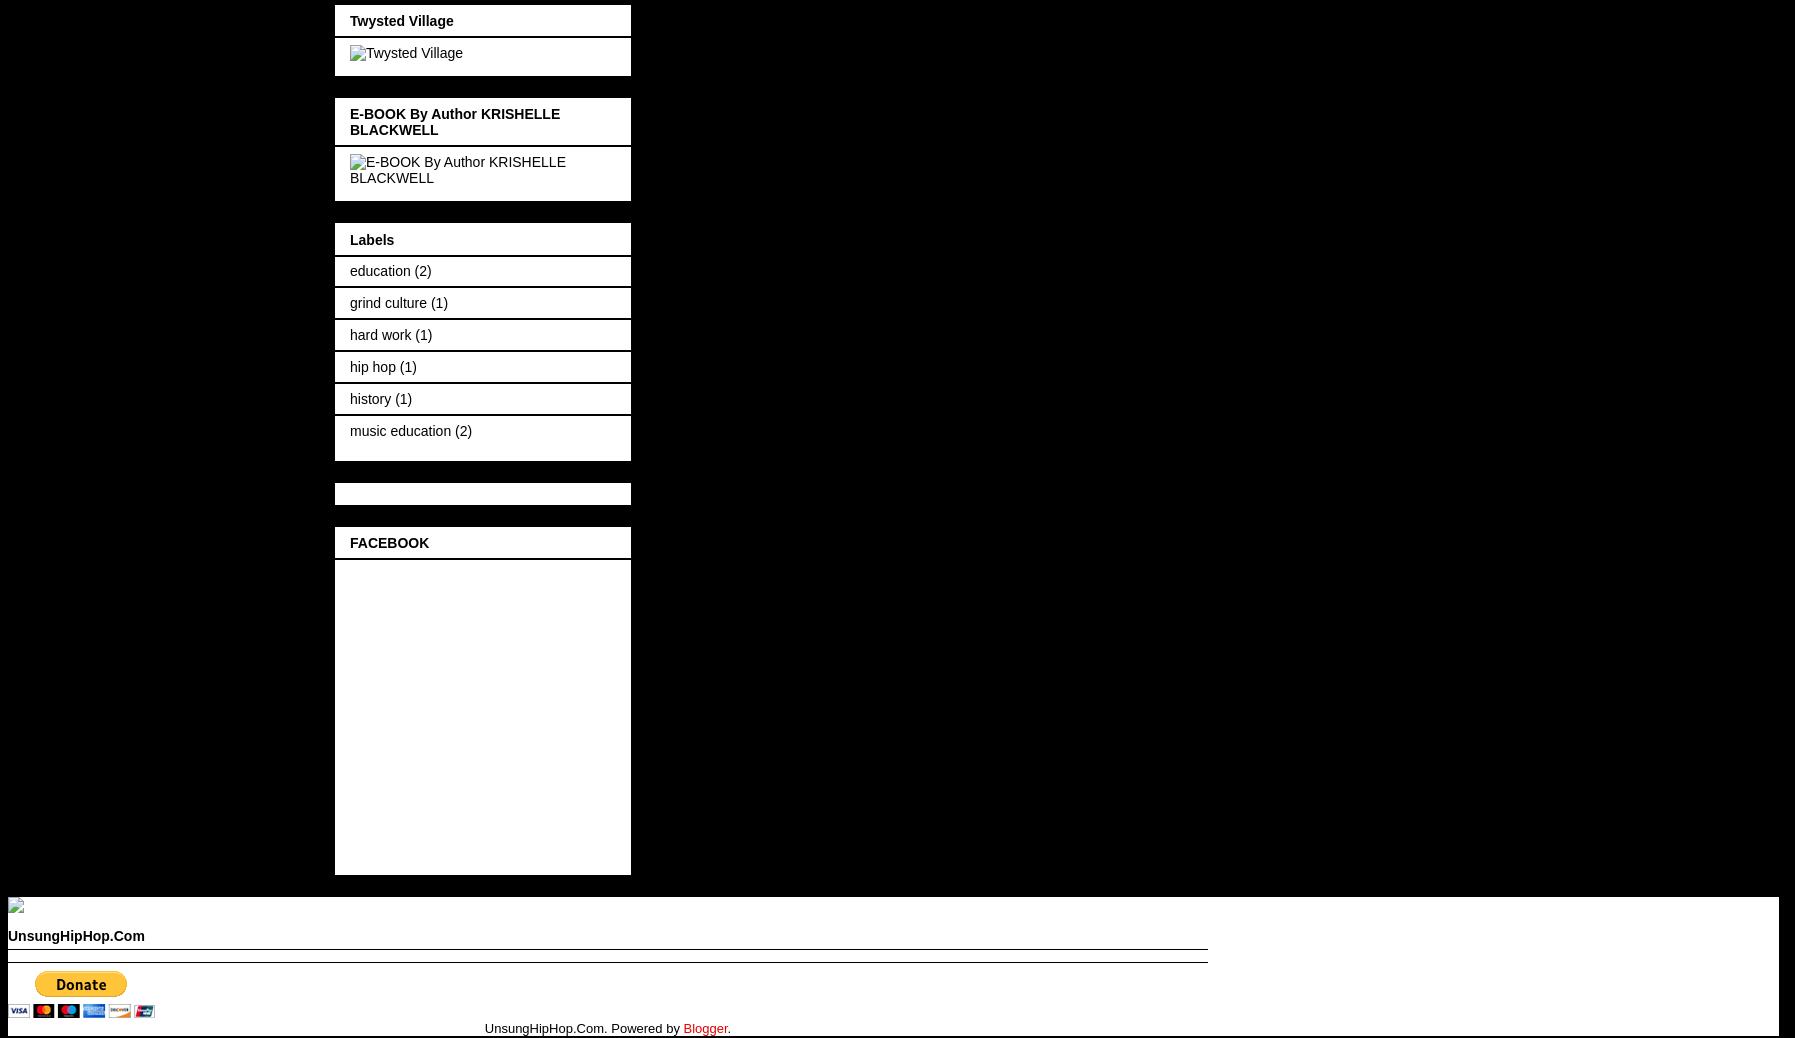 The image size is (1795, 1038). What do you see at coordinates (7, 935) in the screenshot?
I see `'UnsungHipHop.Com'` at bounding box center [7, 935].